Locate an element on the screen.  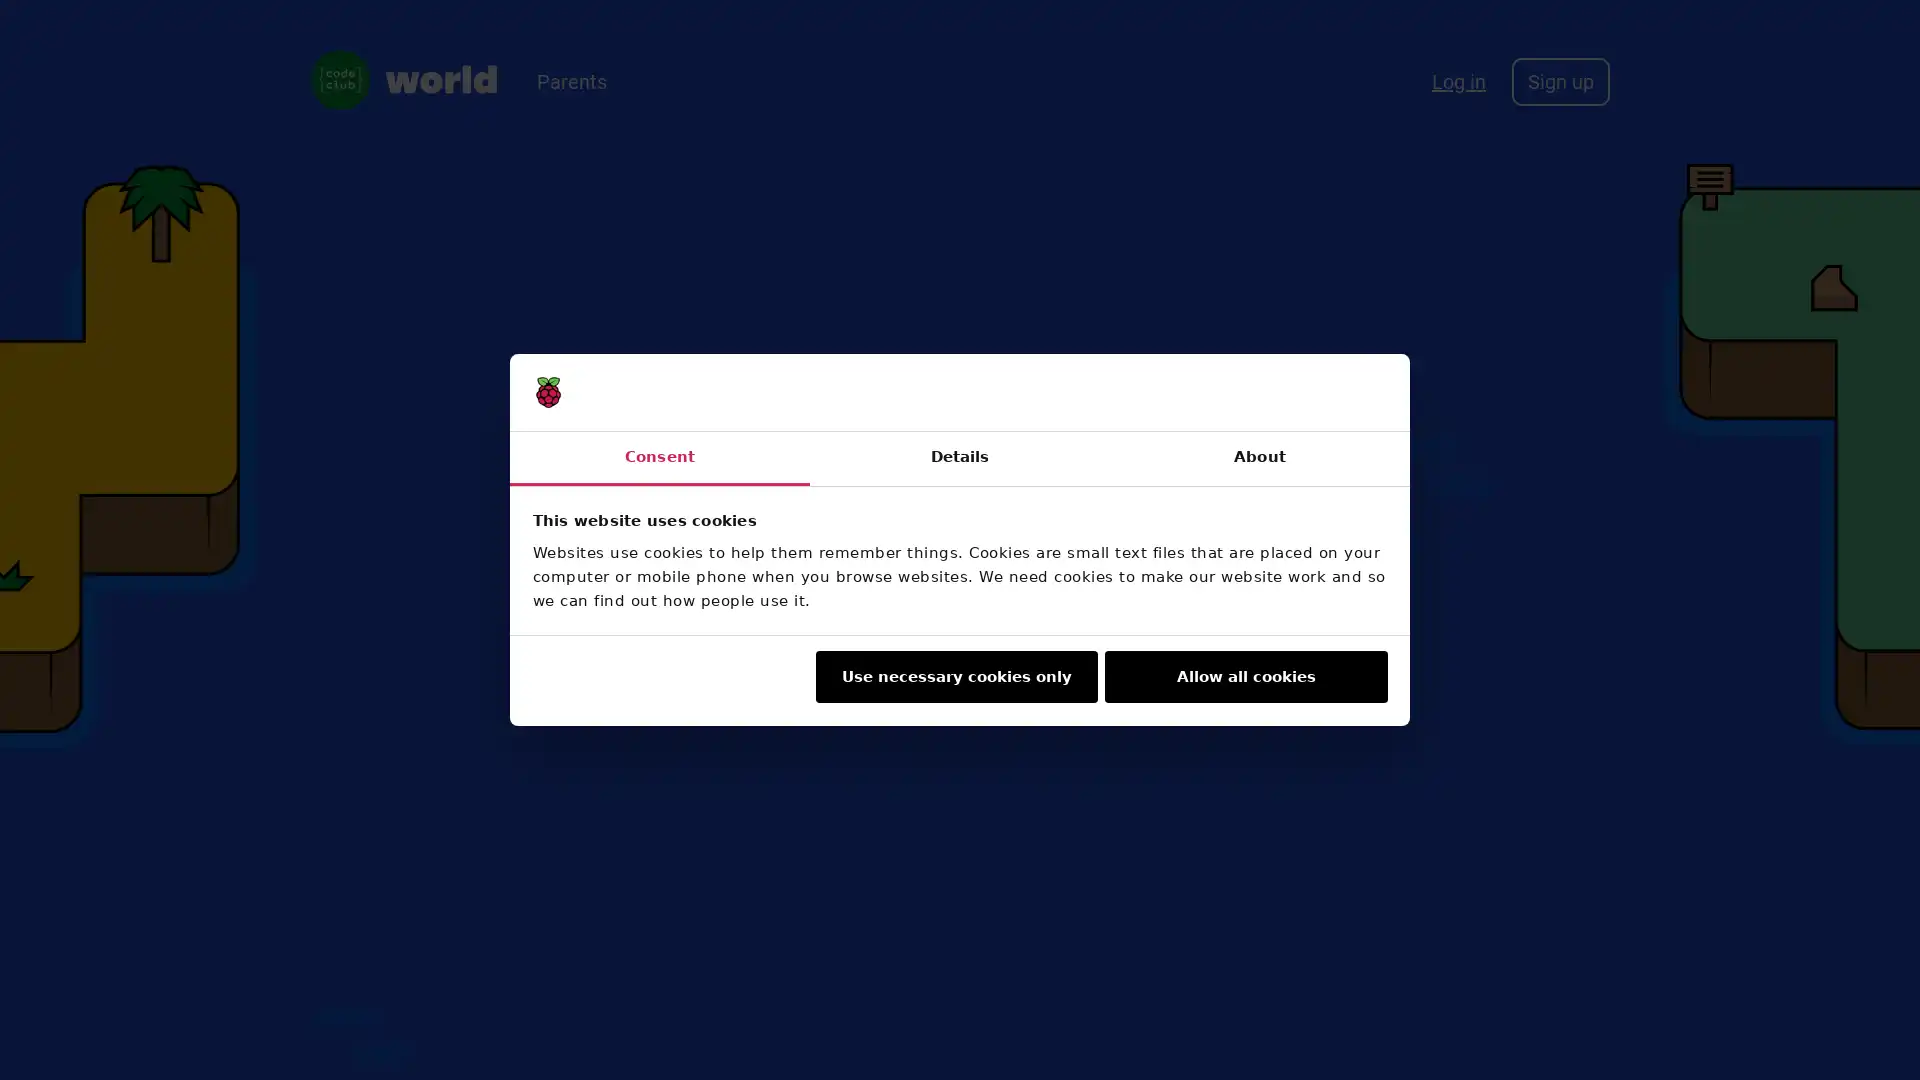
Sign up is located at coordinates (1559, 80).